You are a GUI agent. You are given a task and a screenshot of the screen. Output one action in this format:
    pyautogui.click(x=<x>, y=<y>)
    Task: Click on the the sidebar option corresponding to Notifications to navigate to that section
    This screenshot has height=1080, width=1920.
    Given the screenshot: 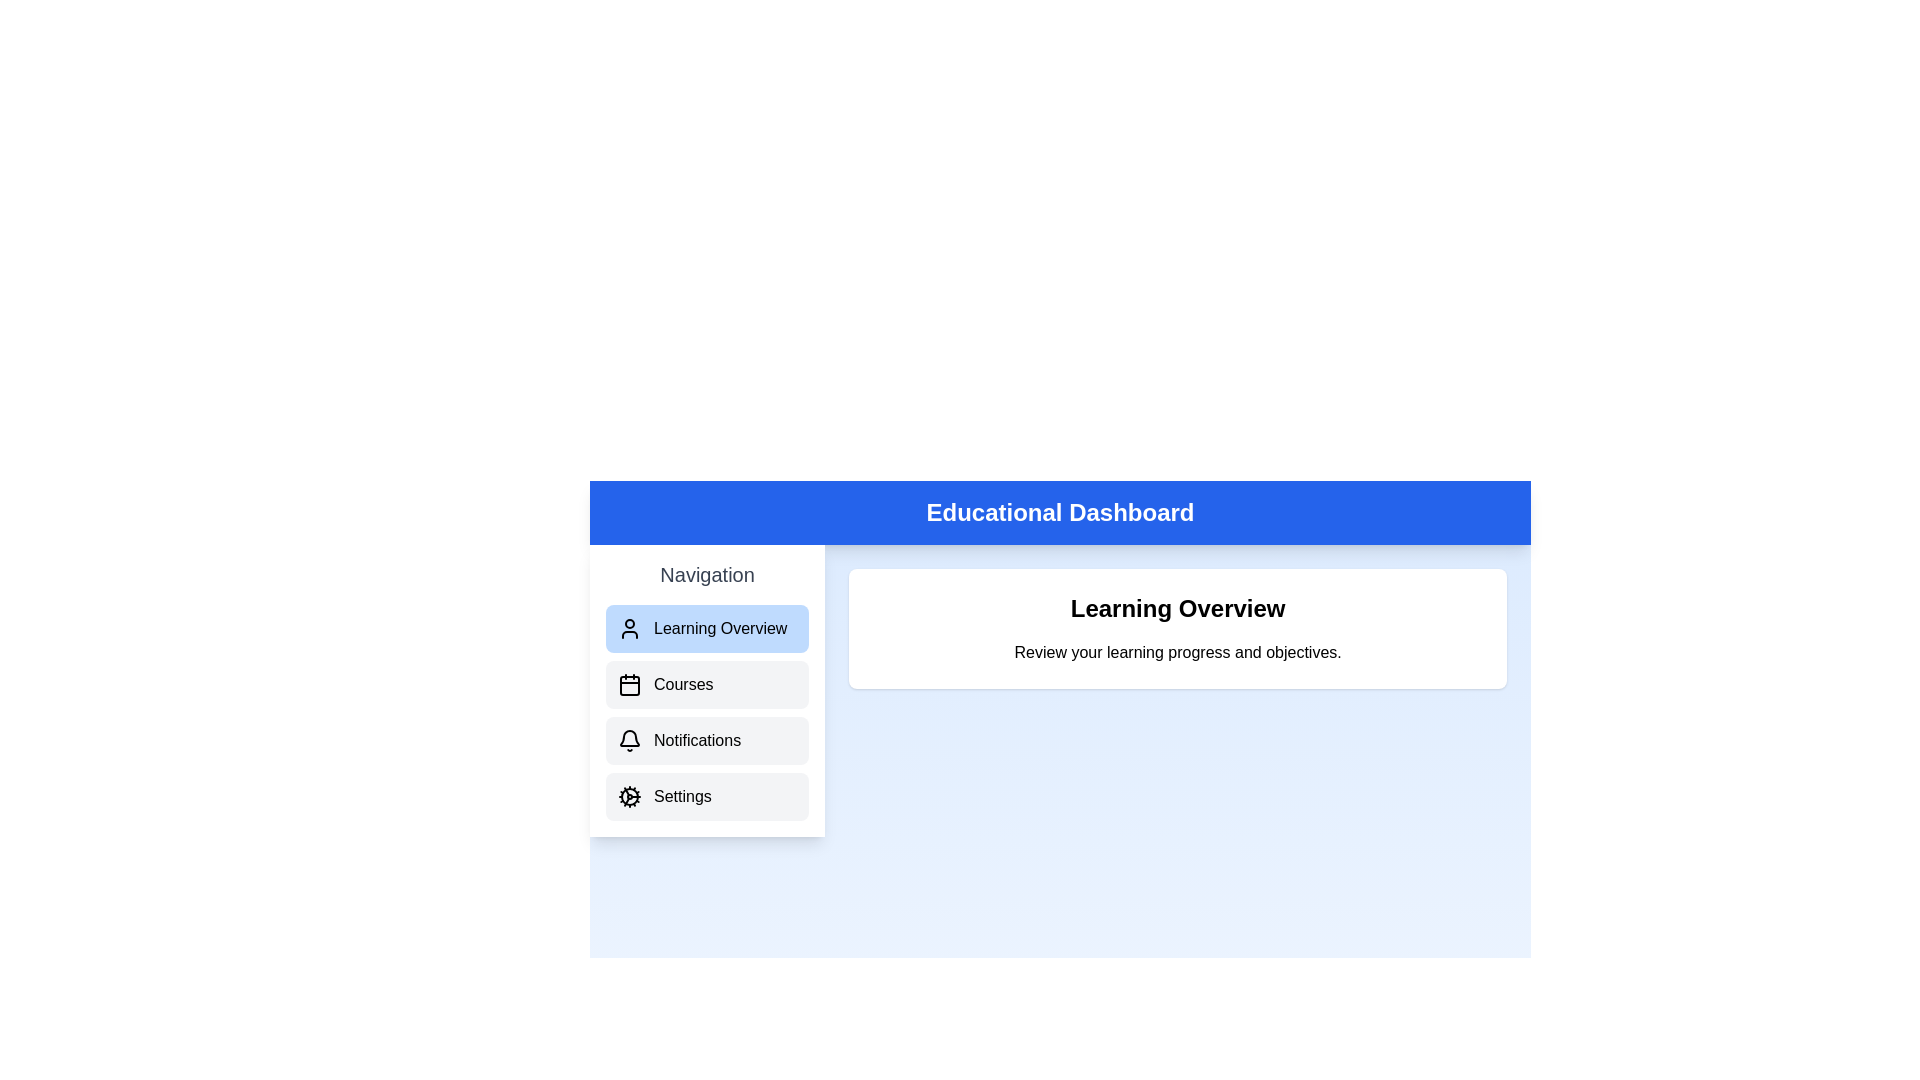 What is the action you would take?
    pyautogui.click(x=707, y=740)
    